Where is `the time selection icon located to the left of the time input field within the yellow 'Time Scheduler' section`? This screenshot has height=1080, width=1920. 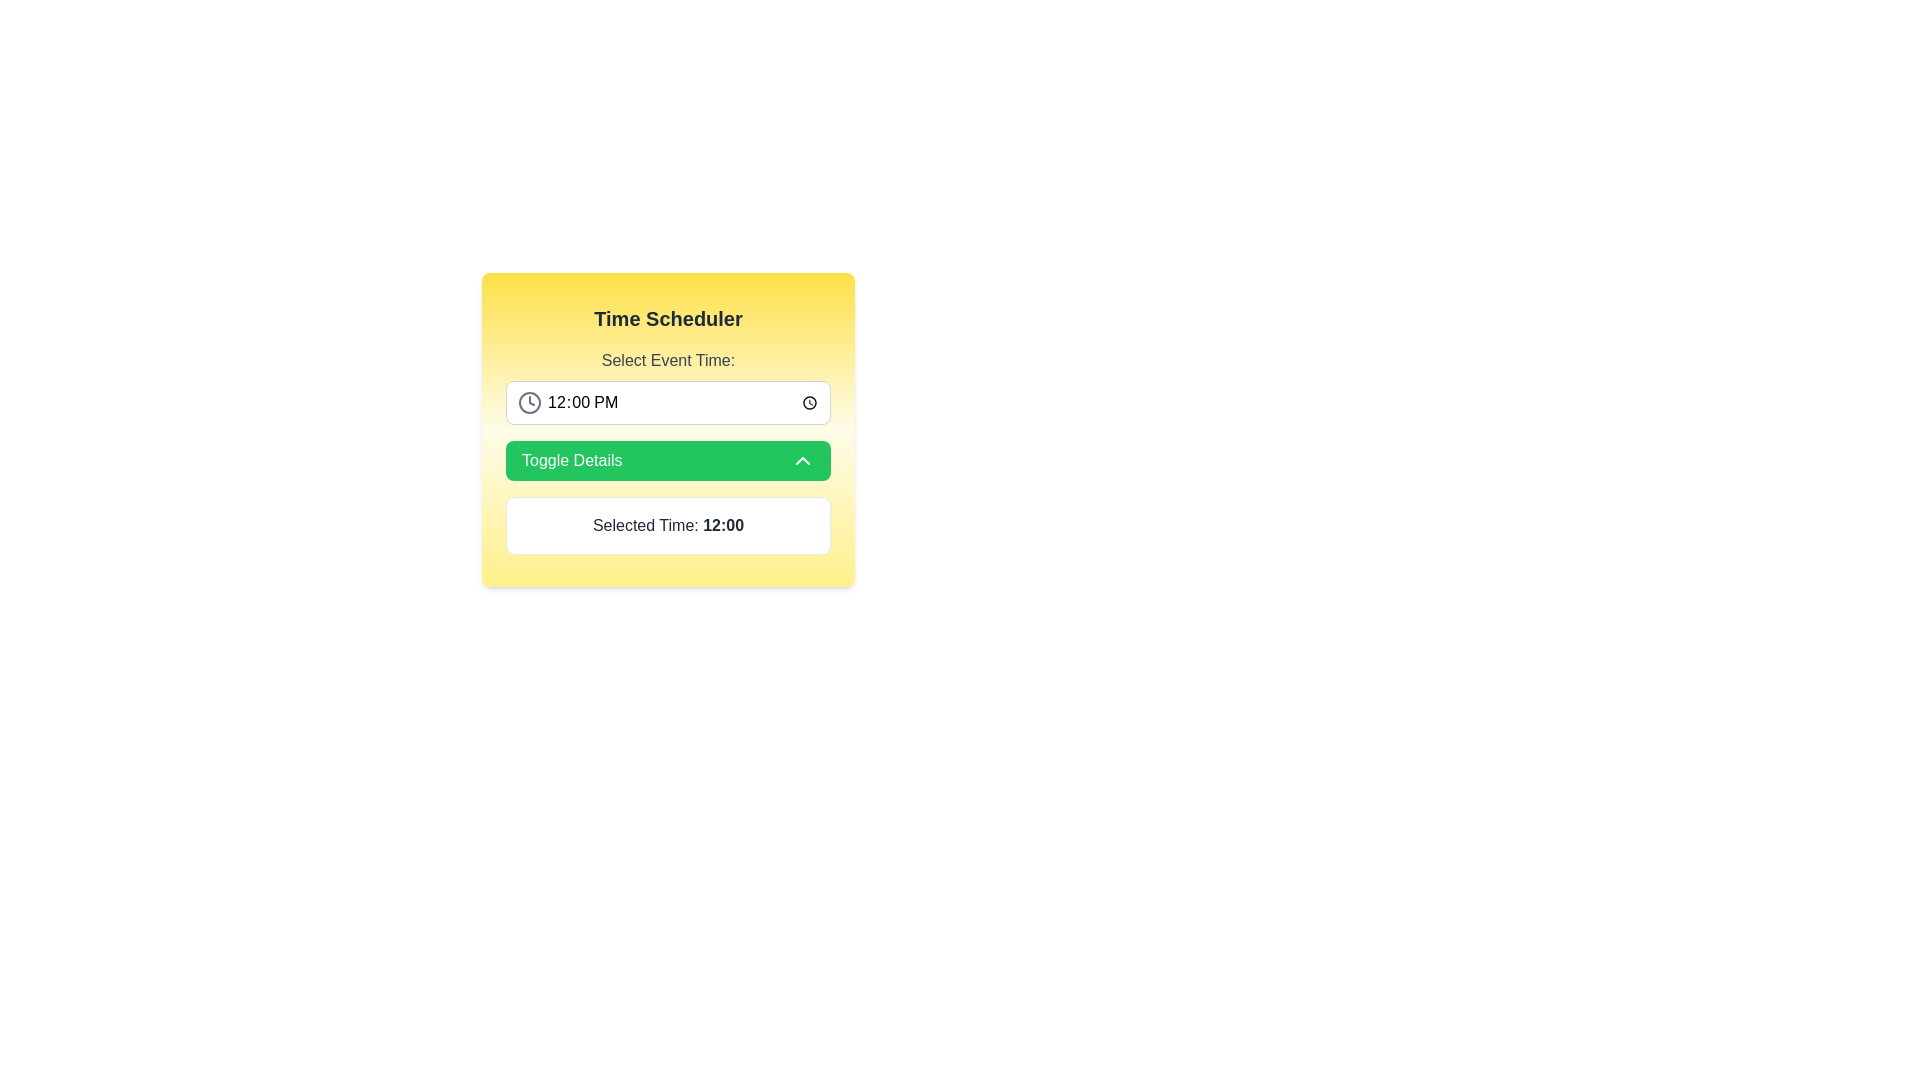 the time selection icon located to the left of the time input field within the yellow 'Time Scheduler' section is located at coordinates (529, 402).